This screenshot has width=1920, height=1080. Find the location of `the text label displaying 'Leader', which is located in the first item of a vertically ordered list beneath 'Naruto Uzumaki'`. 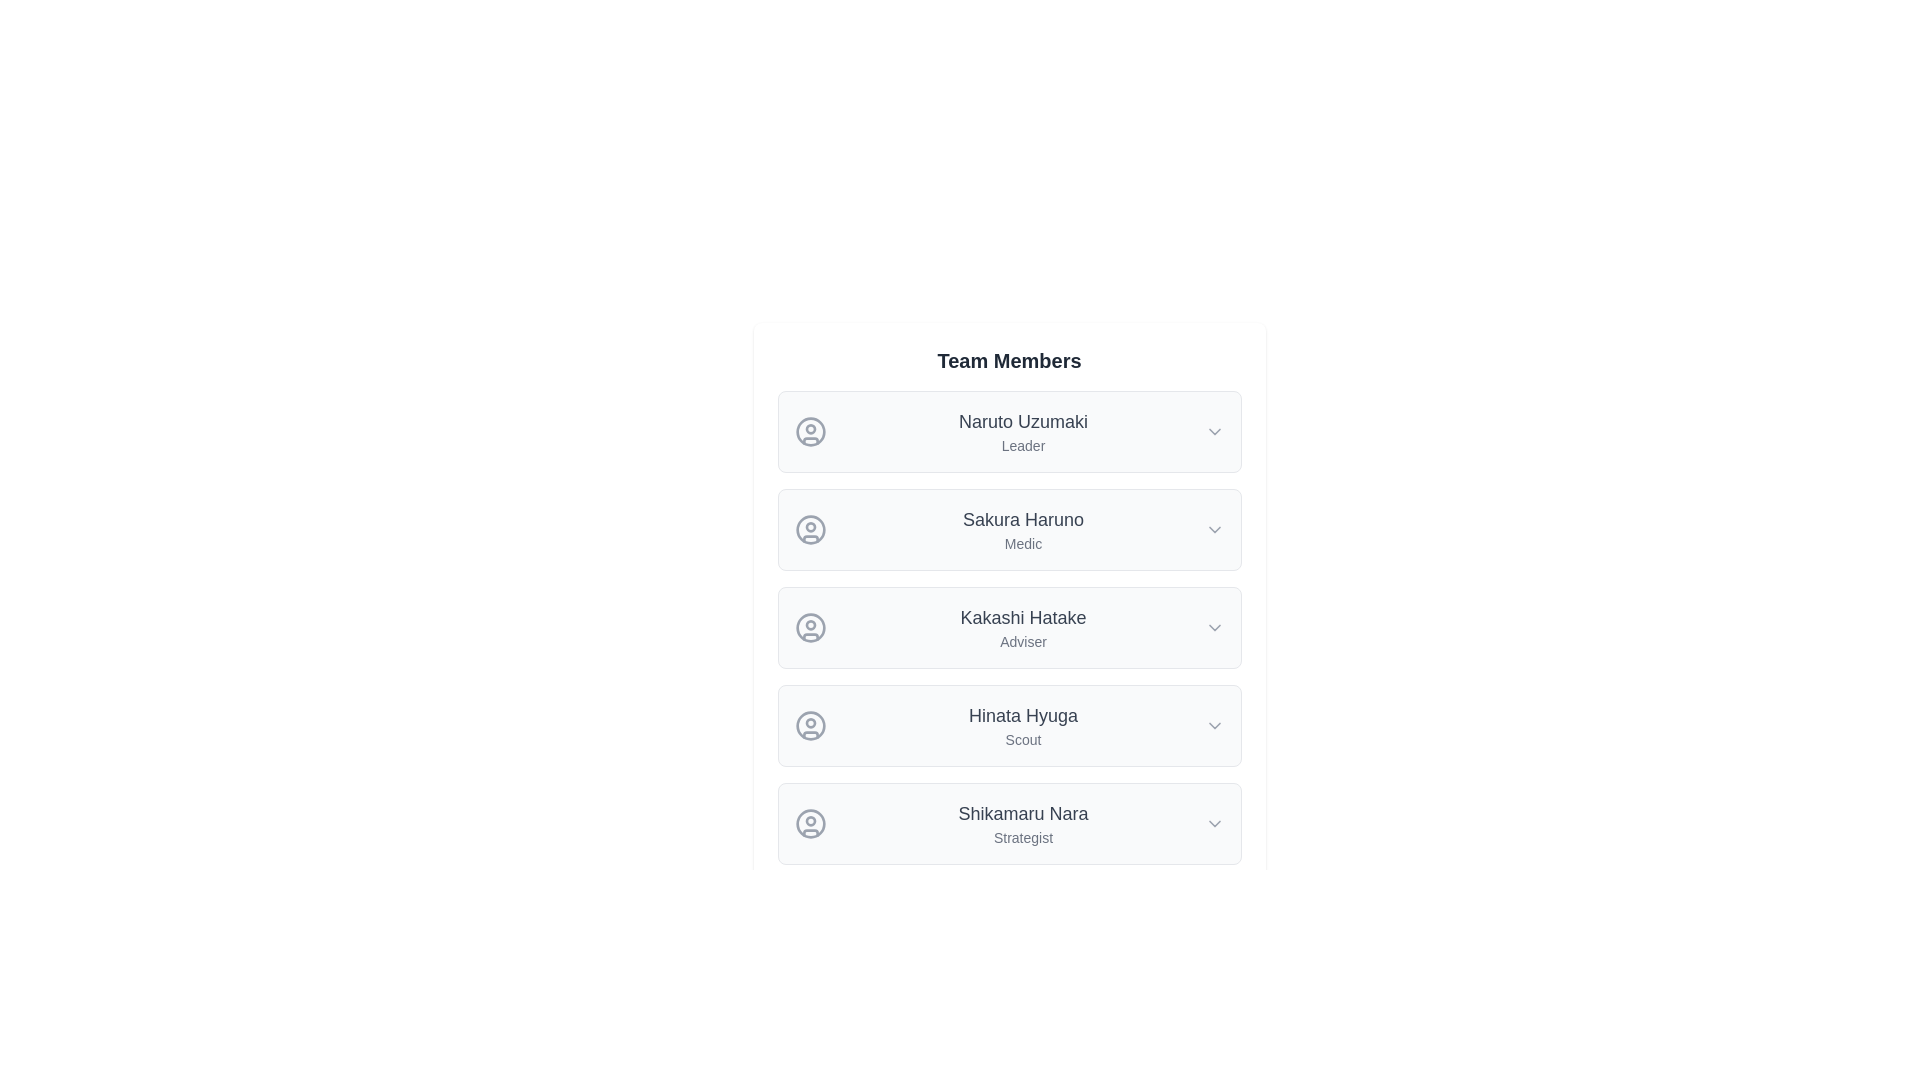

the text label displaying 'Leader', which is located in the first item of a vertically ordered list beneath 'Naruto Uzumaki' is located at coordinates (1023, 445).